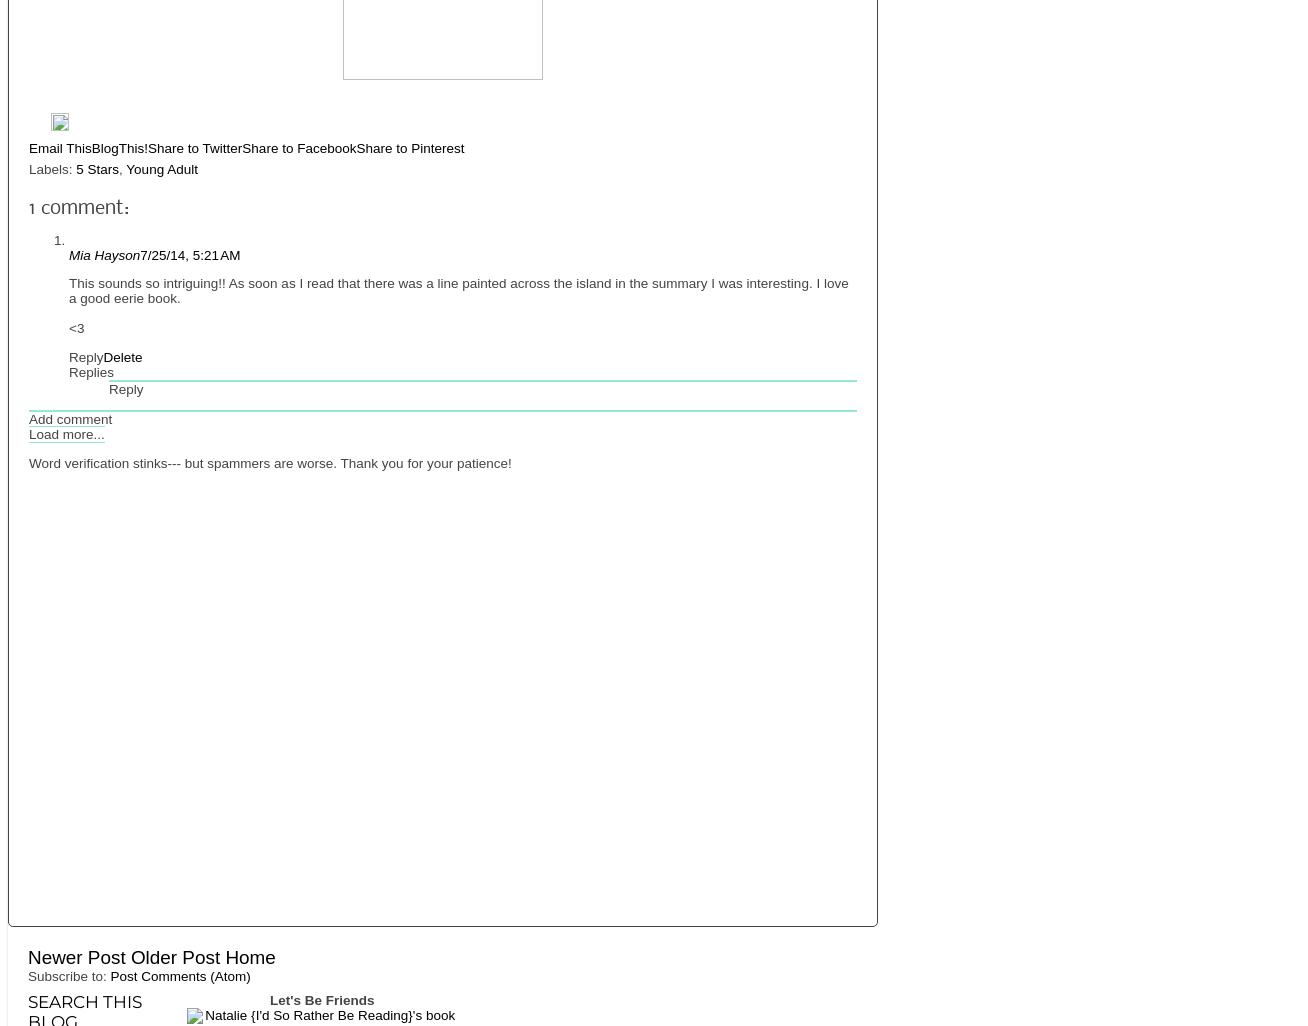 The image size is (1308, 1026). Describe the element at coordinates (118, 147) in the screenshot. I see `'BlogThis!'` at that location.